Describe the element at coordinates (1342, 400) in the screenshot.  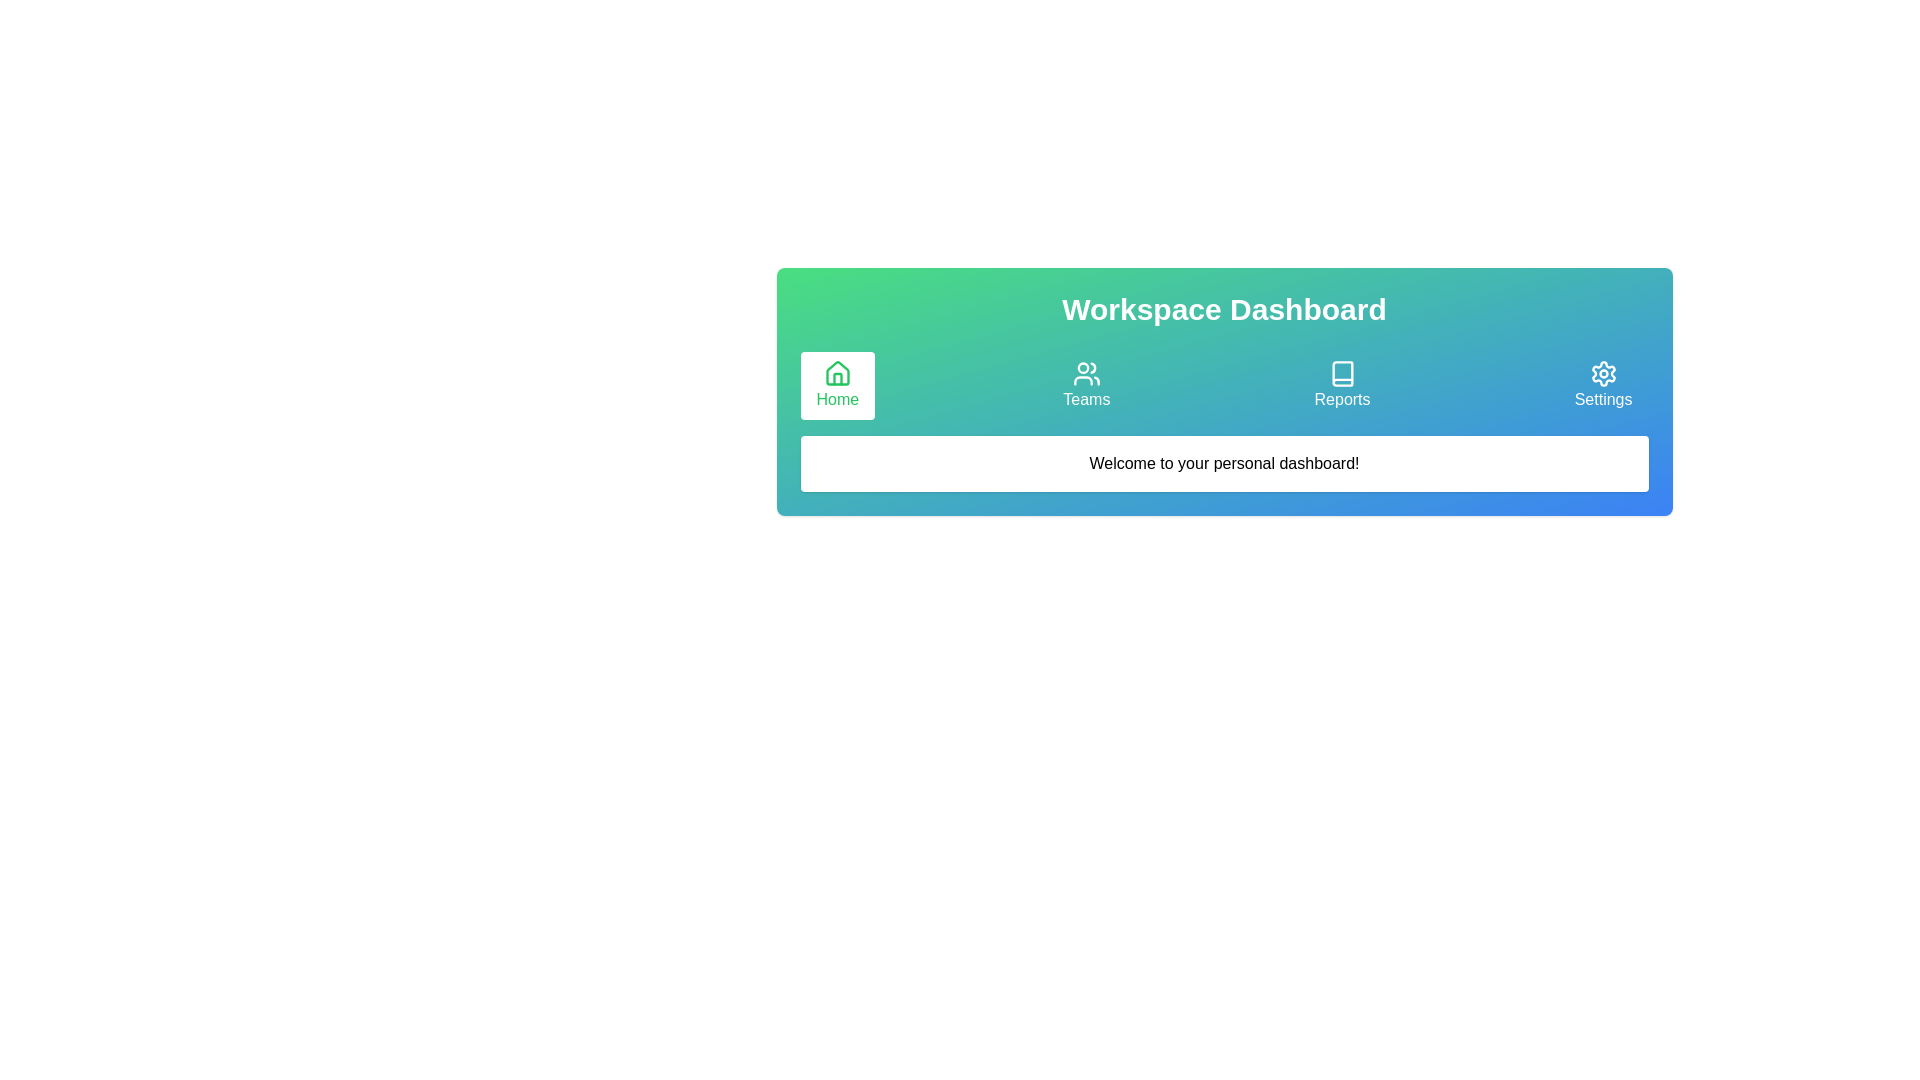
I see `the 'Reports' text label located in the navigation toolbar, which provides a textual indication of the button's action, positioned underneath the book icon` at that location.